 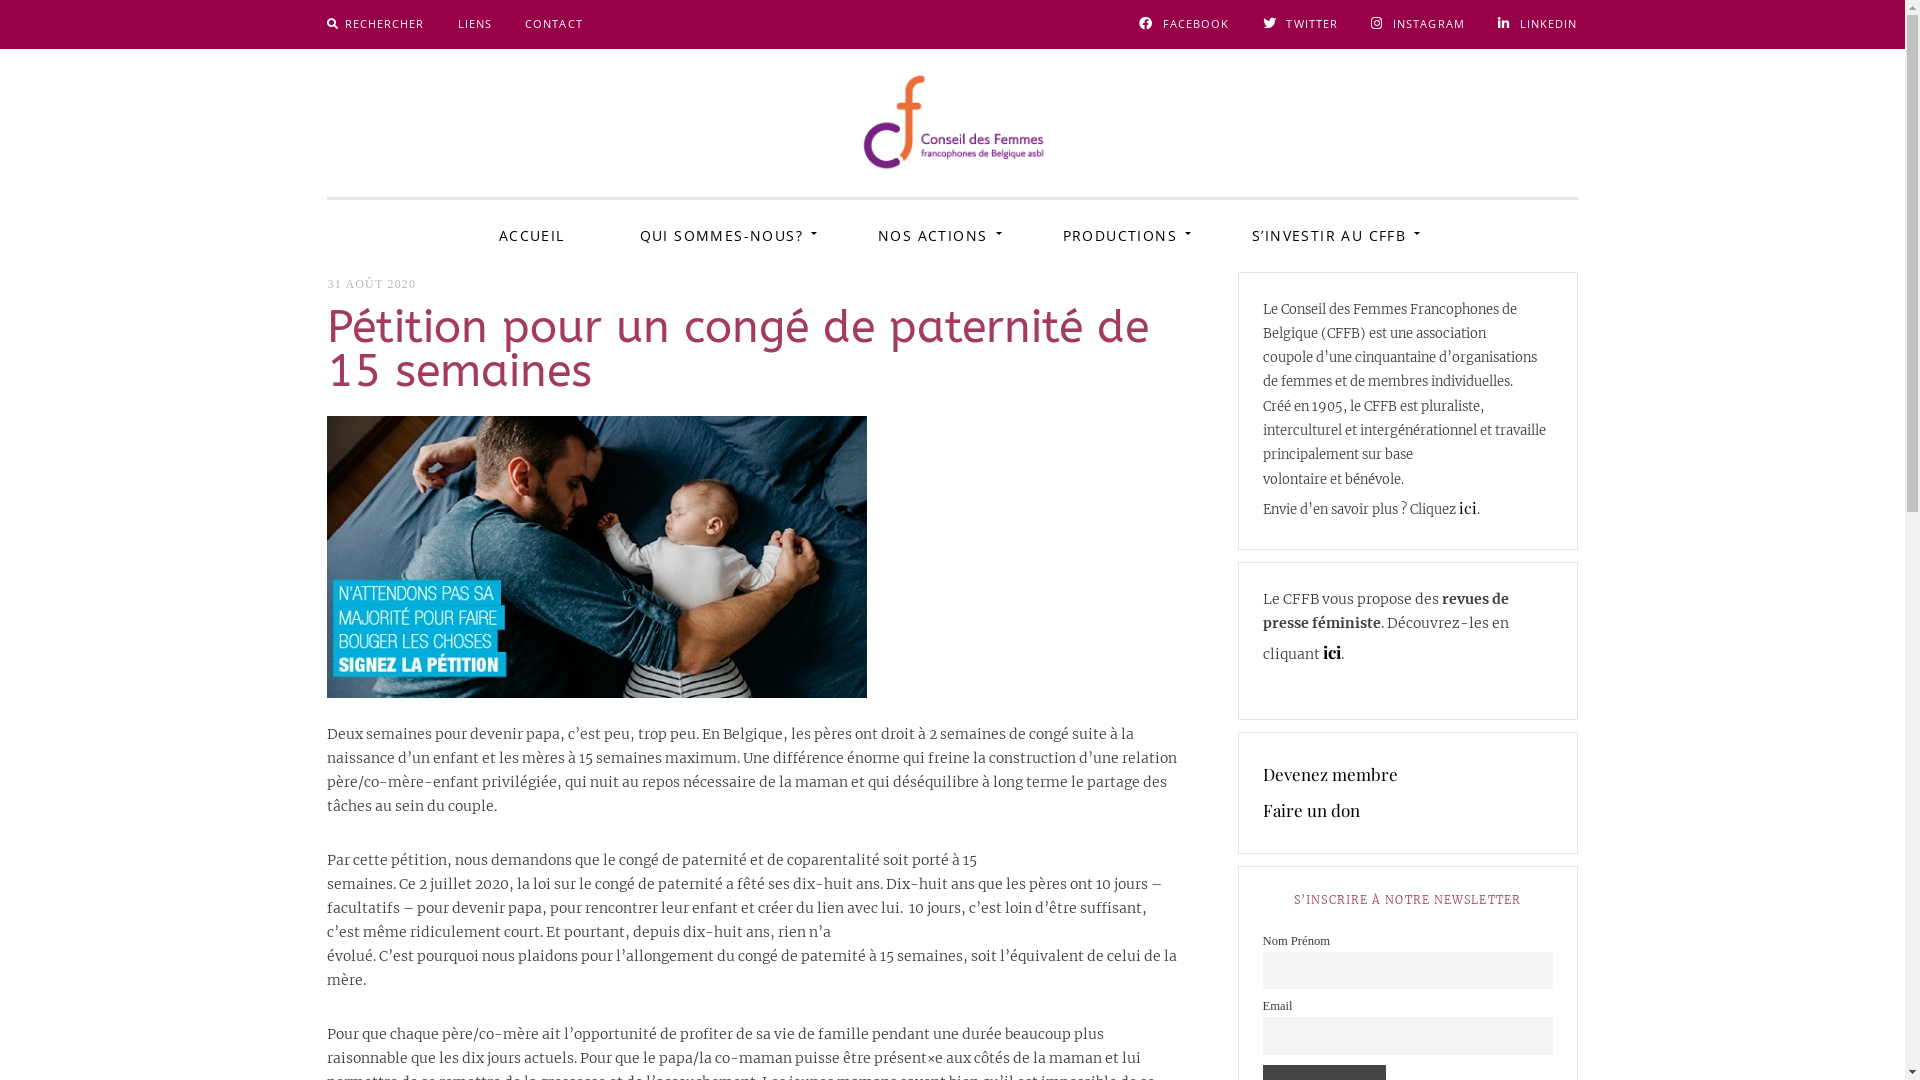 What do you see at coordinates (1330, 774) in the screenshot?
I see `'Devenez membre'` at bounding box center [1330, 774].